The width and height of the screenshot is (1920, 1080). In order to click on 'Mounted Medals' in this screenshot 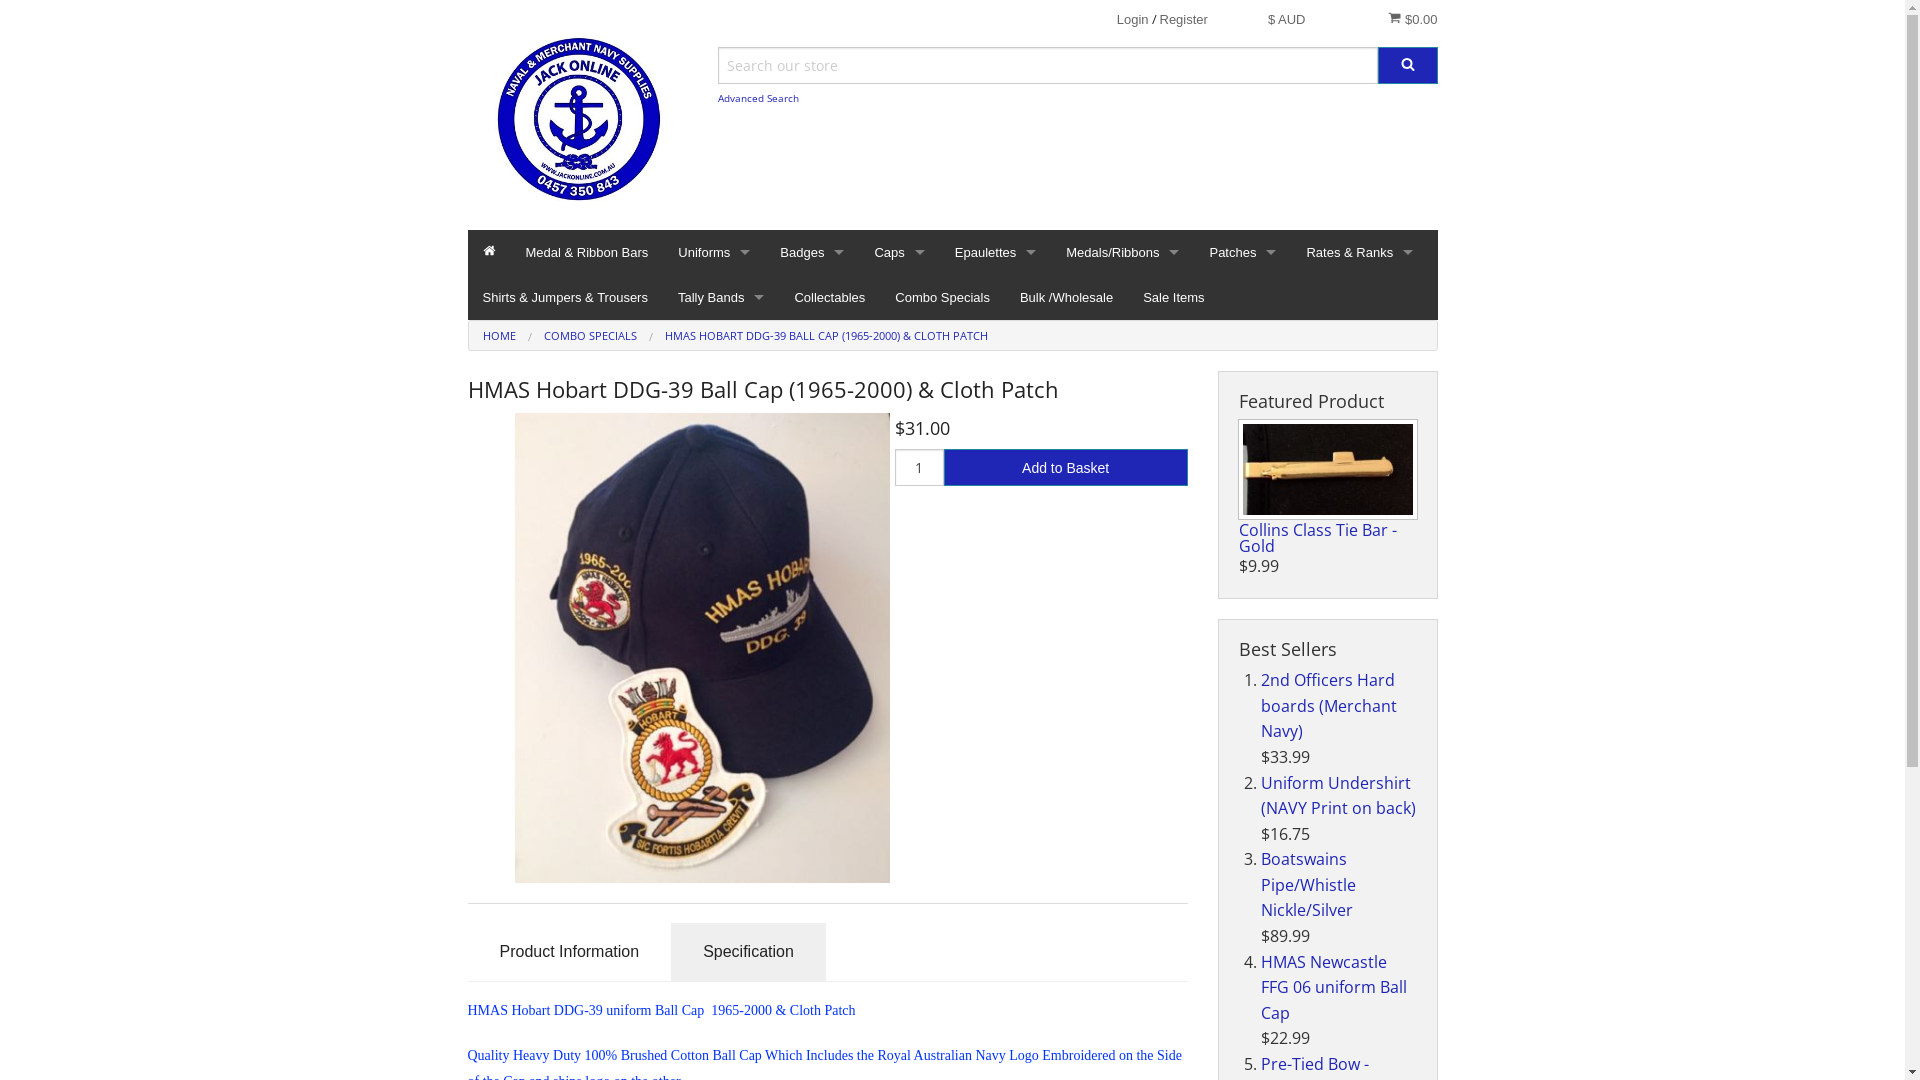, I will do `click(1122, 457)`.